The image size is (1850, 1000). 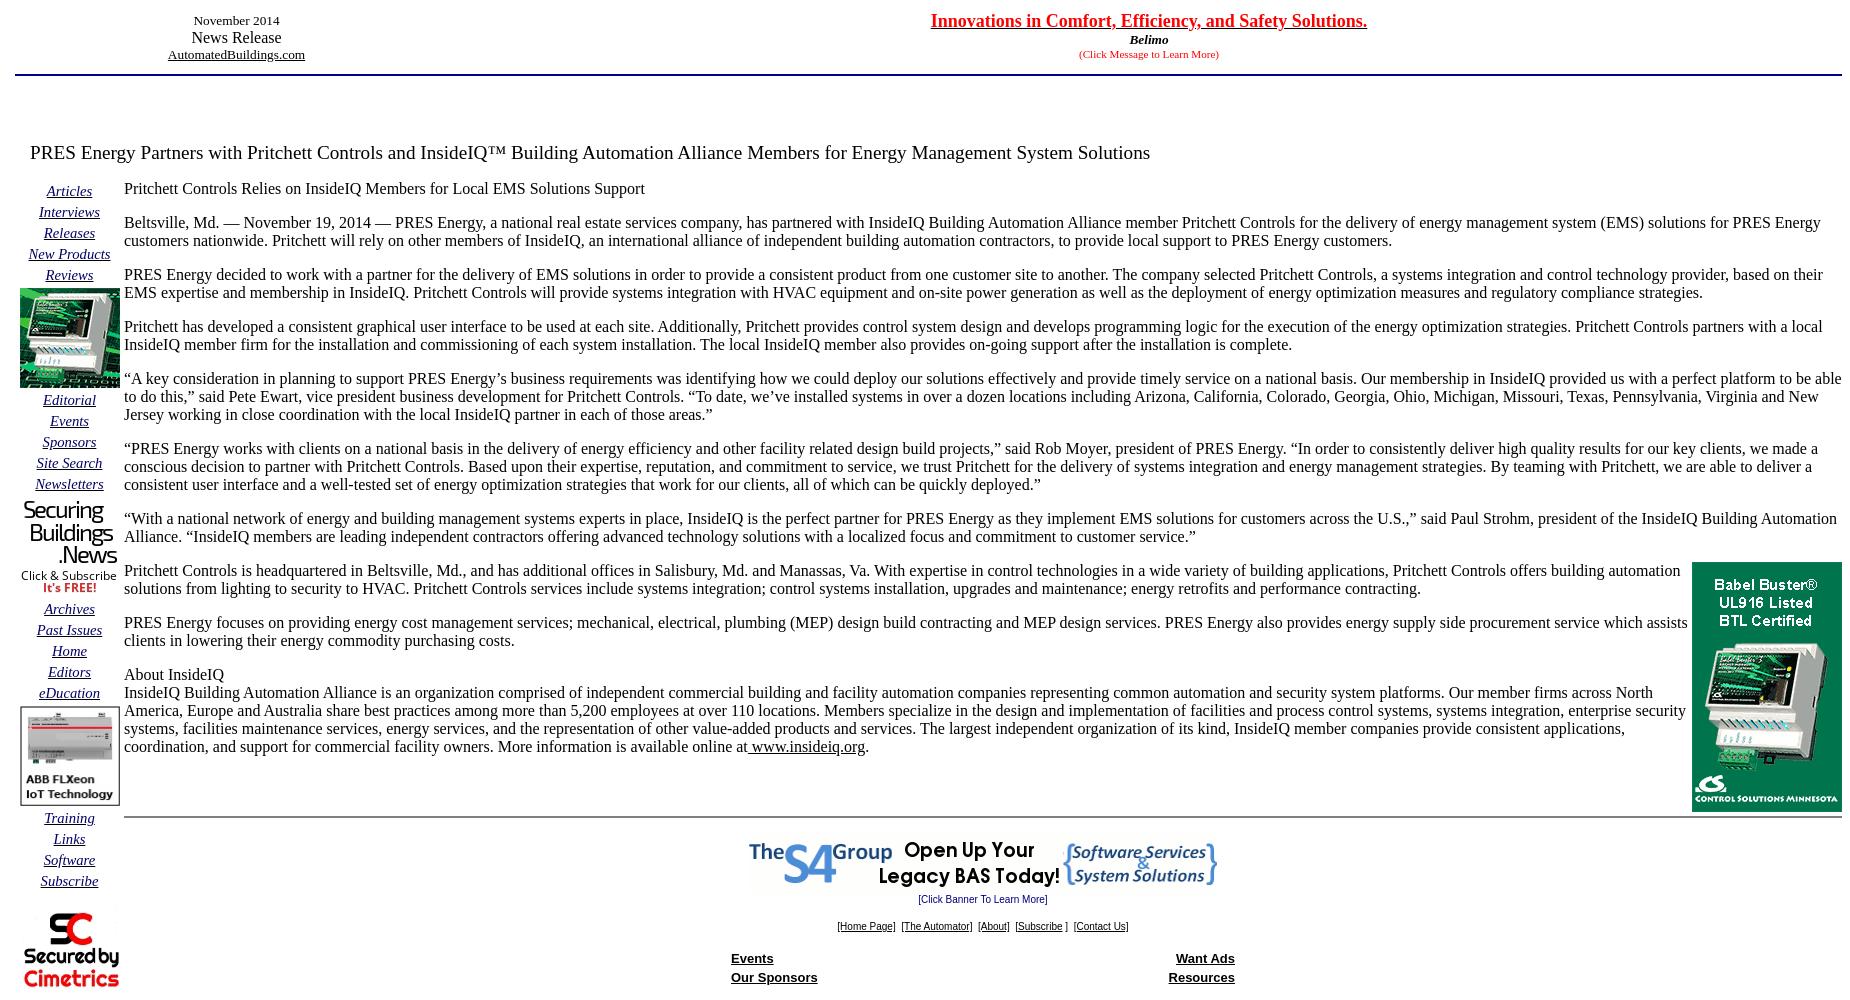 I want to click on ']', so click(x=1064, y=926).